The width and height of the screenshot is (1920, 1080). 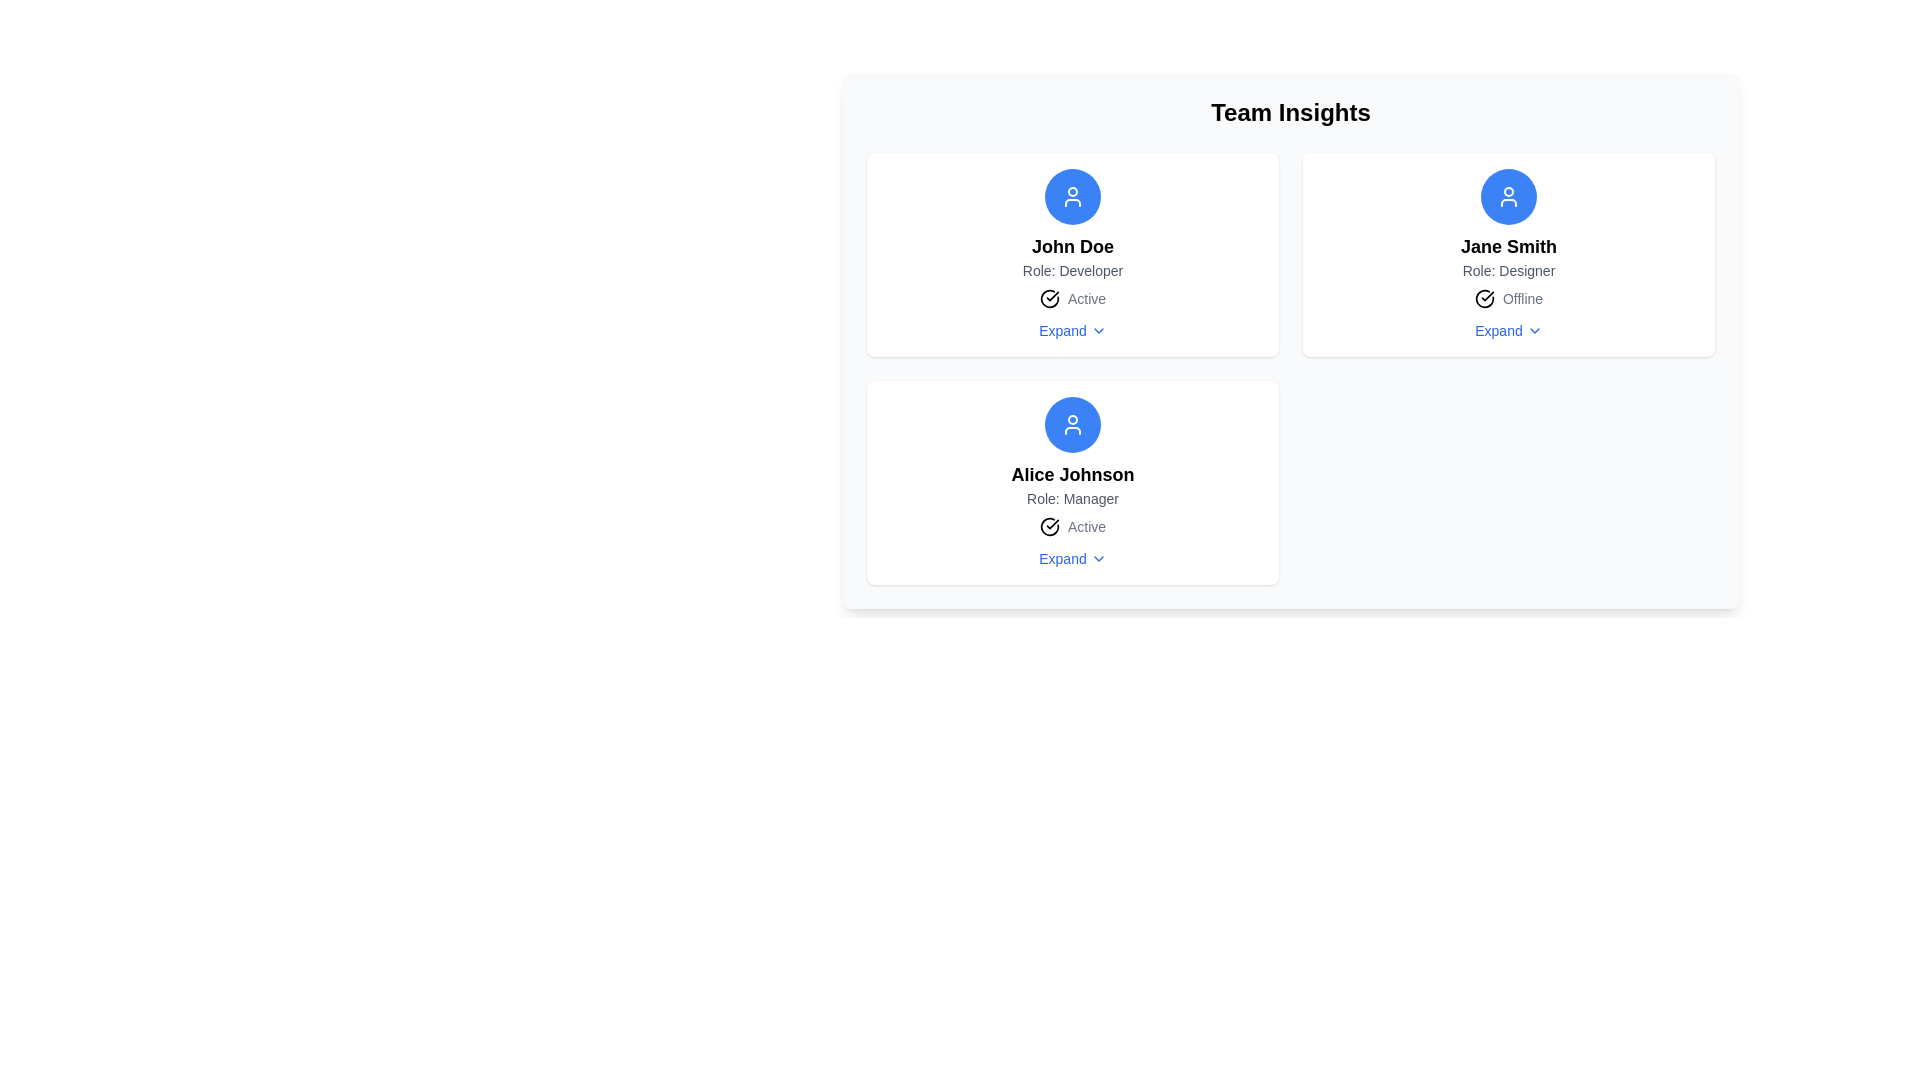 I want to click on the status indicator icon, which is a check mark within a circular outline, located to the left of the text 'Active' in Alice Johnson's user card, so click(x=1048, y=526).